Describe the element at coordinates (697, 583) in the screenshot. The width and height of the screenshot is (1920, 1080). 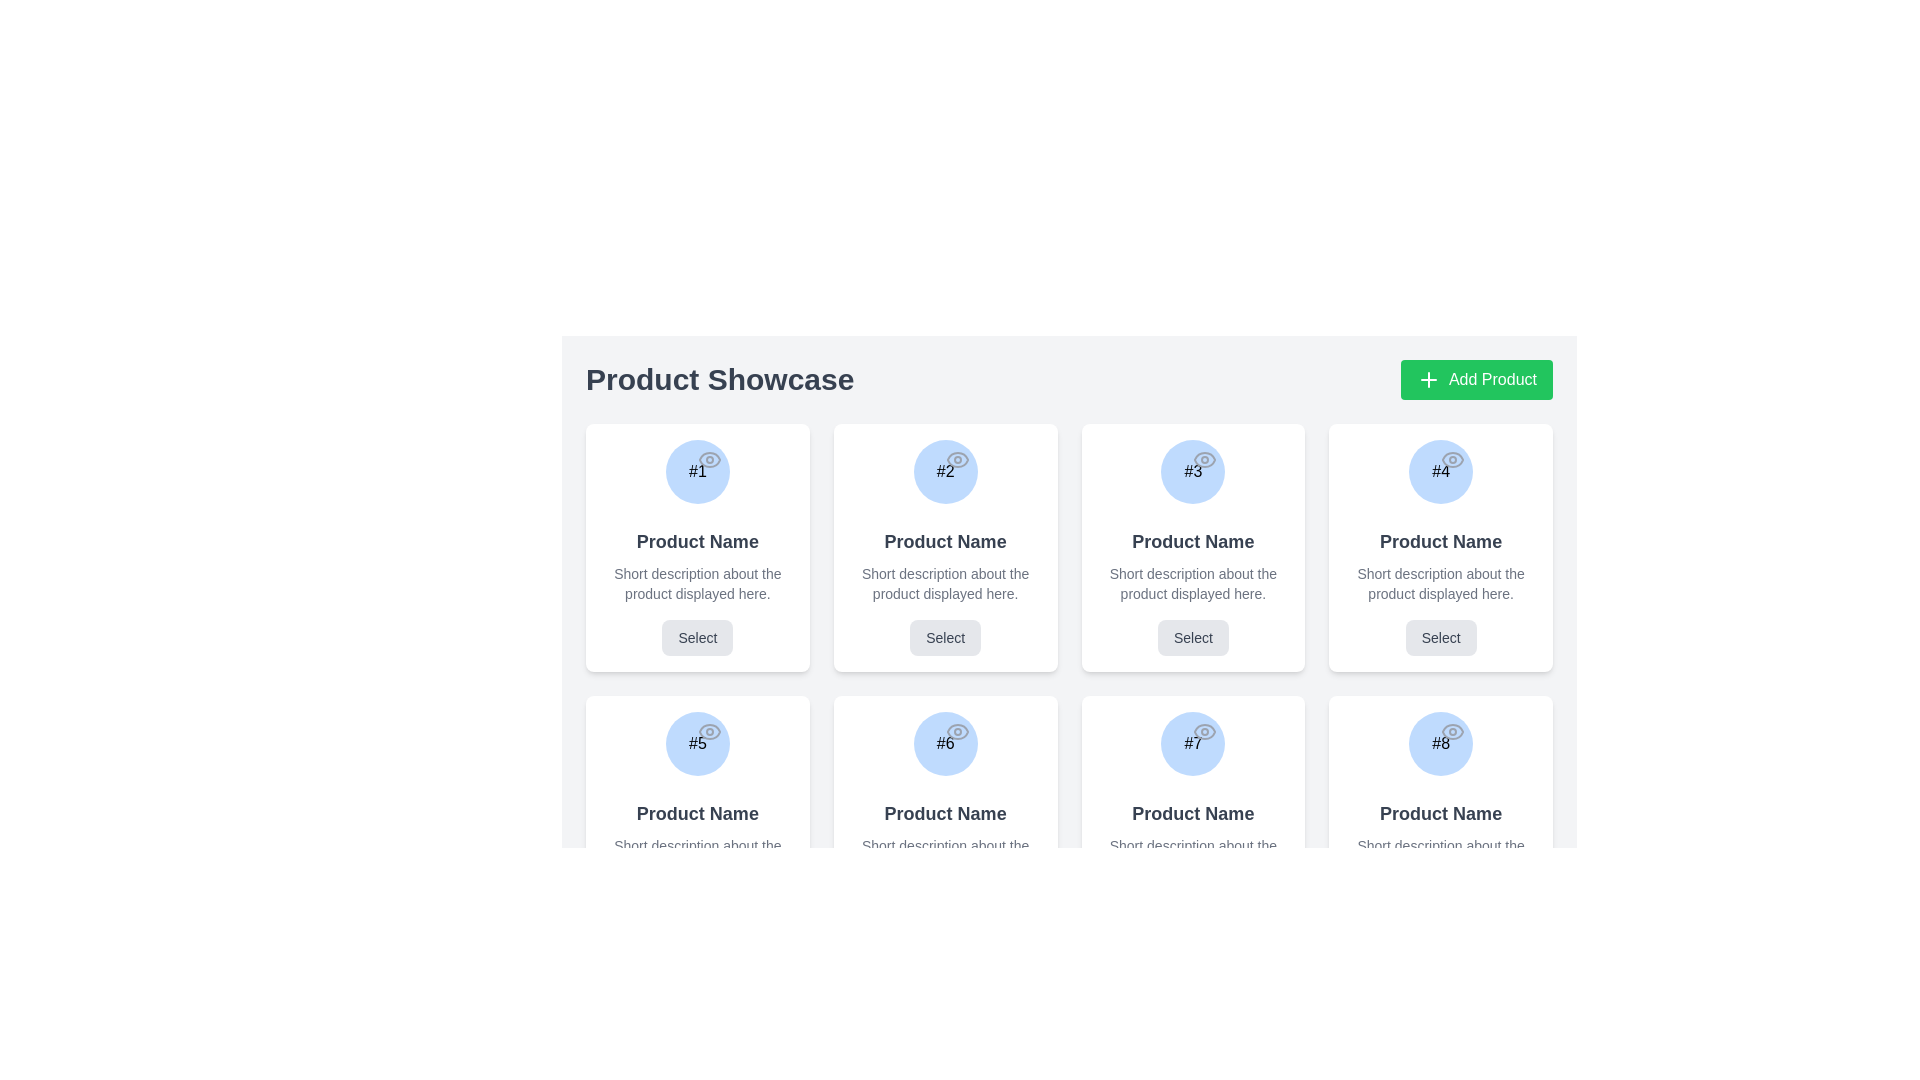
I see `text element displaying 'Short description about the product displayed here.' located within the first product card, beneath the title 'Product Name' and above the 'Select' button` at that location.